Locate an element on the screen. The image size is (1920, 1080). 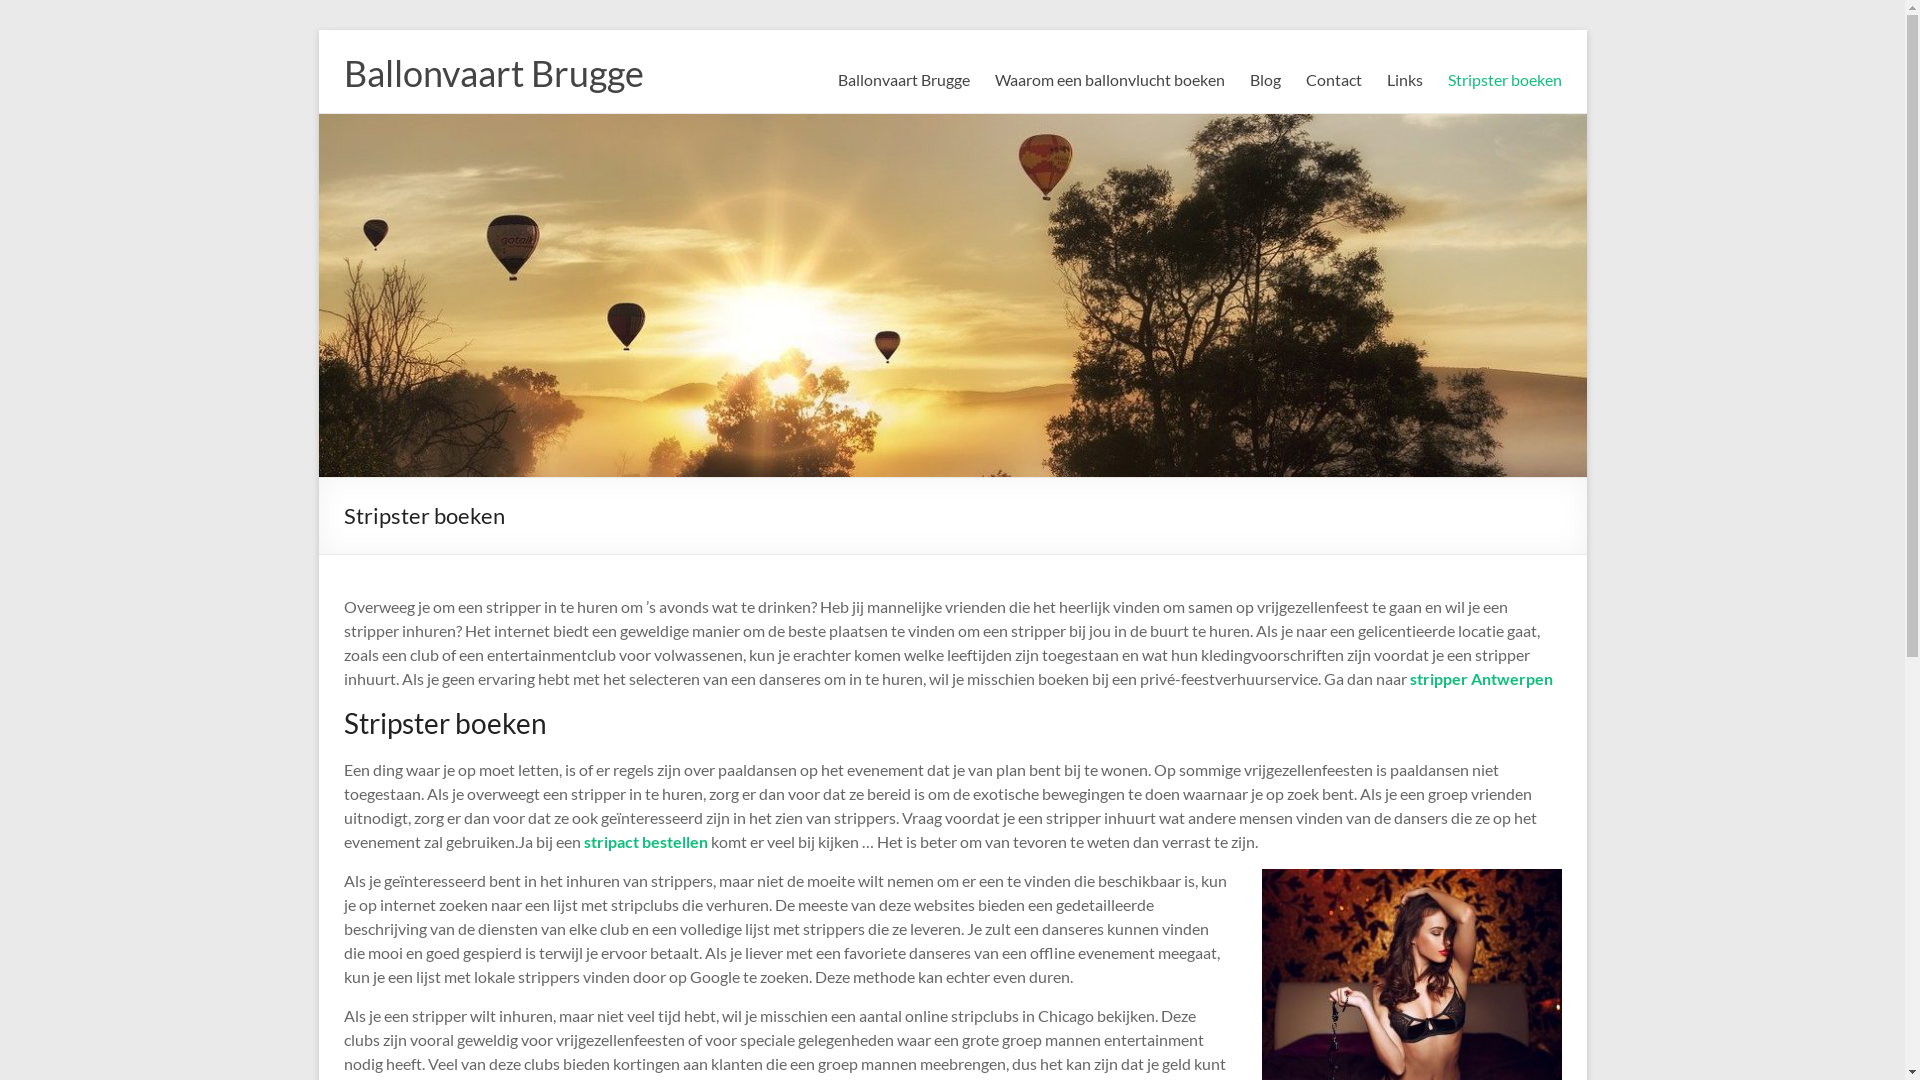
'Waarom een ballonvlucht boeken' is located at coordinates (1107, 79).